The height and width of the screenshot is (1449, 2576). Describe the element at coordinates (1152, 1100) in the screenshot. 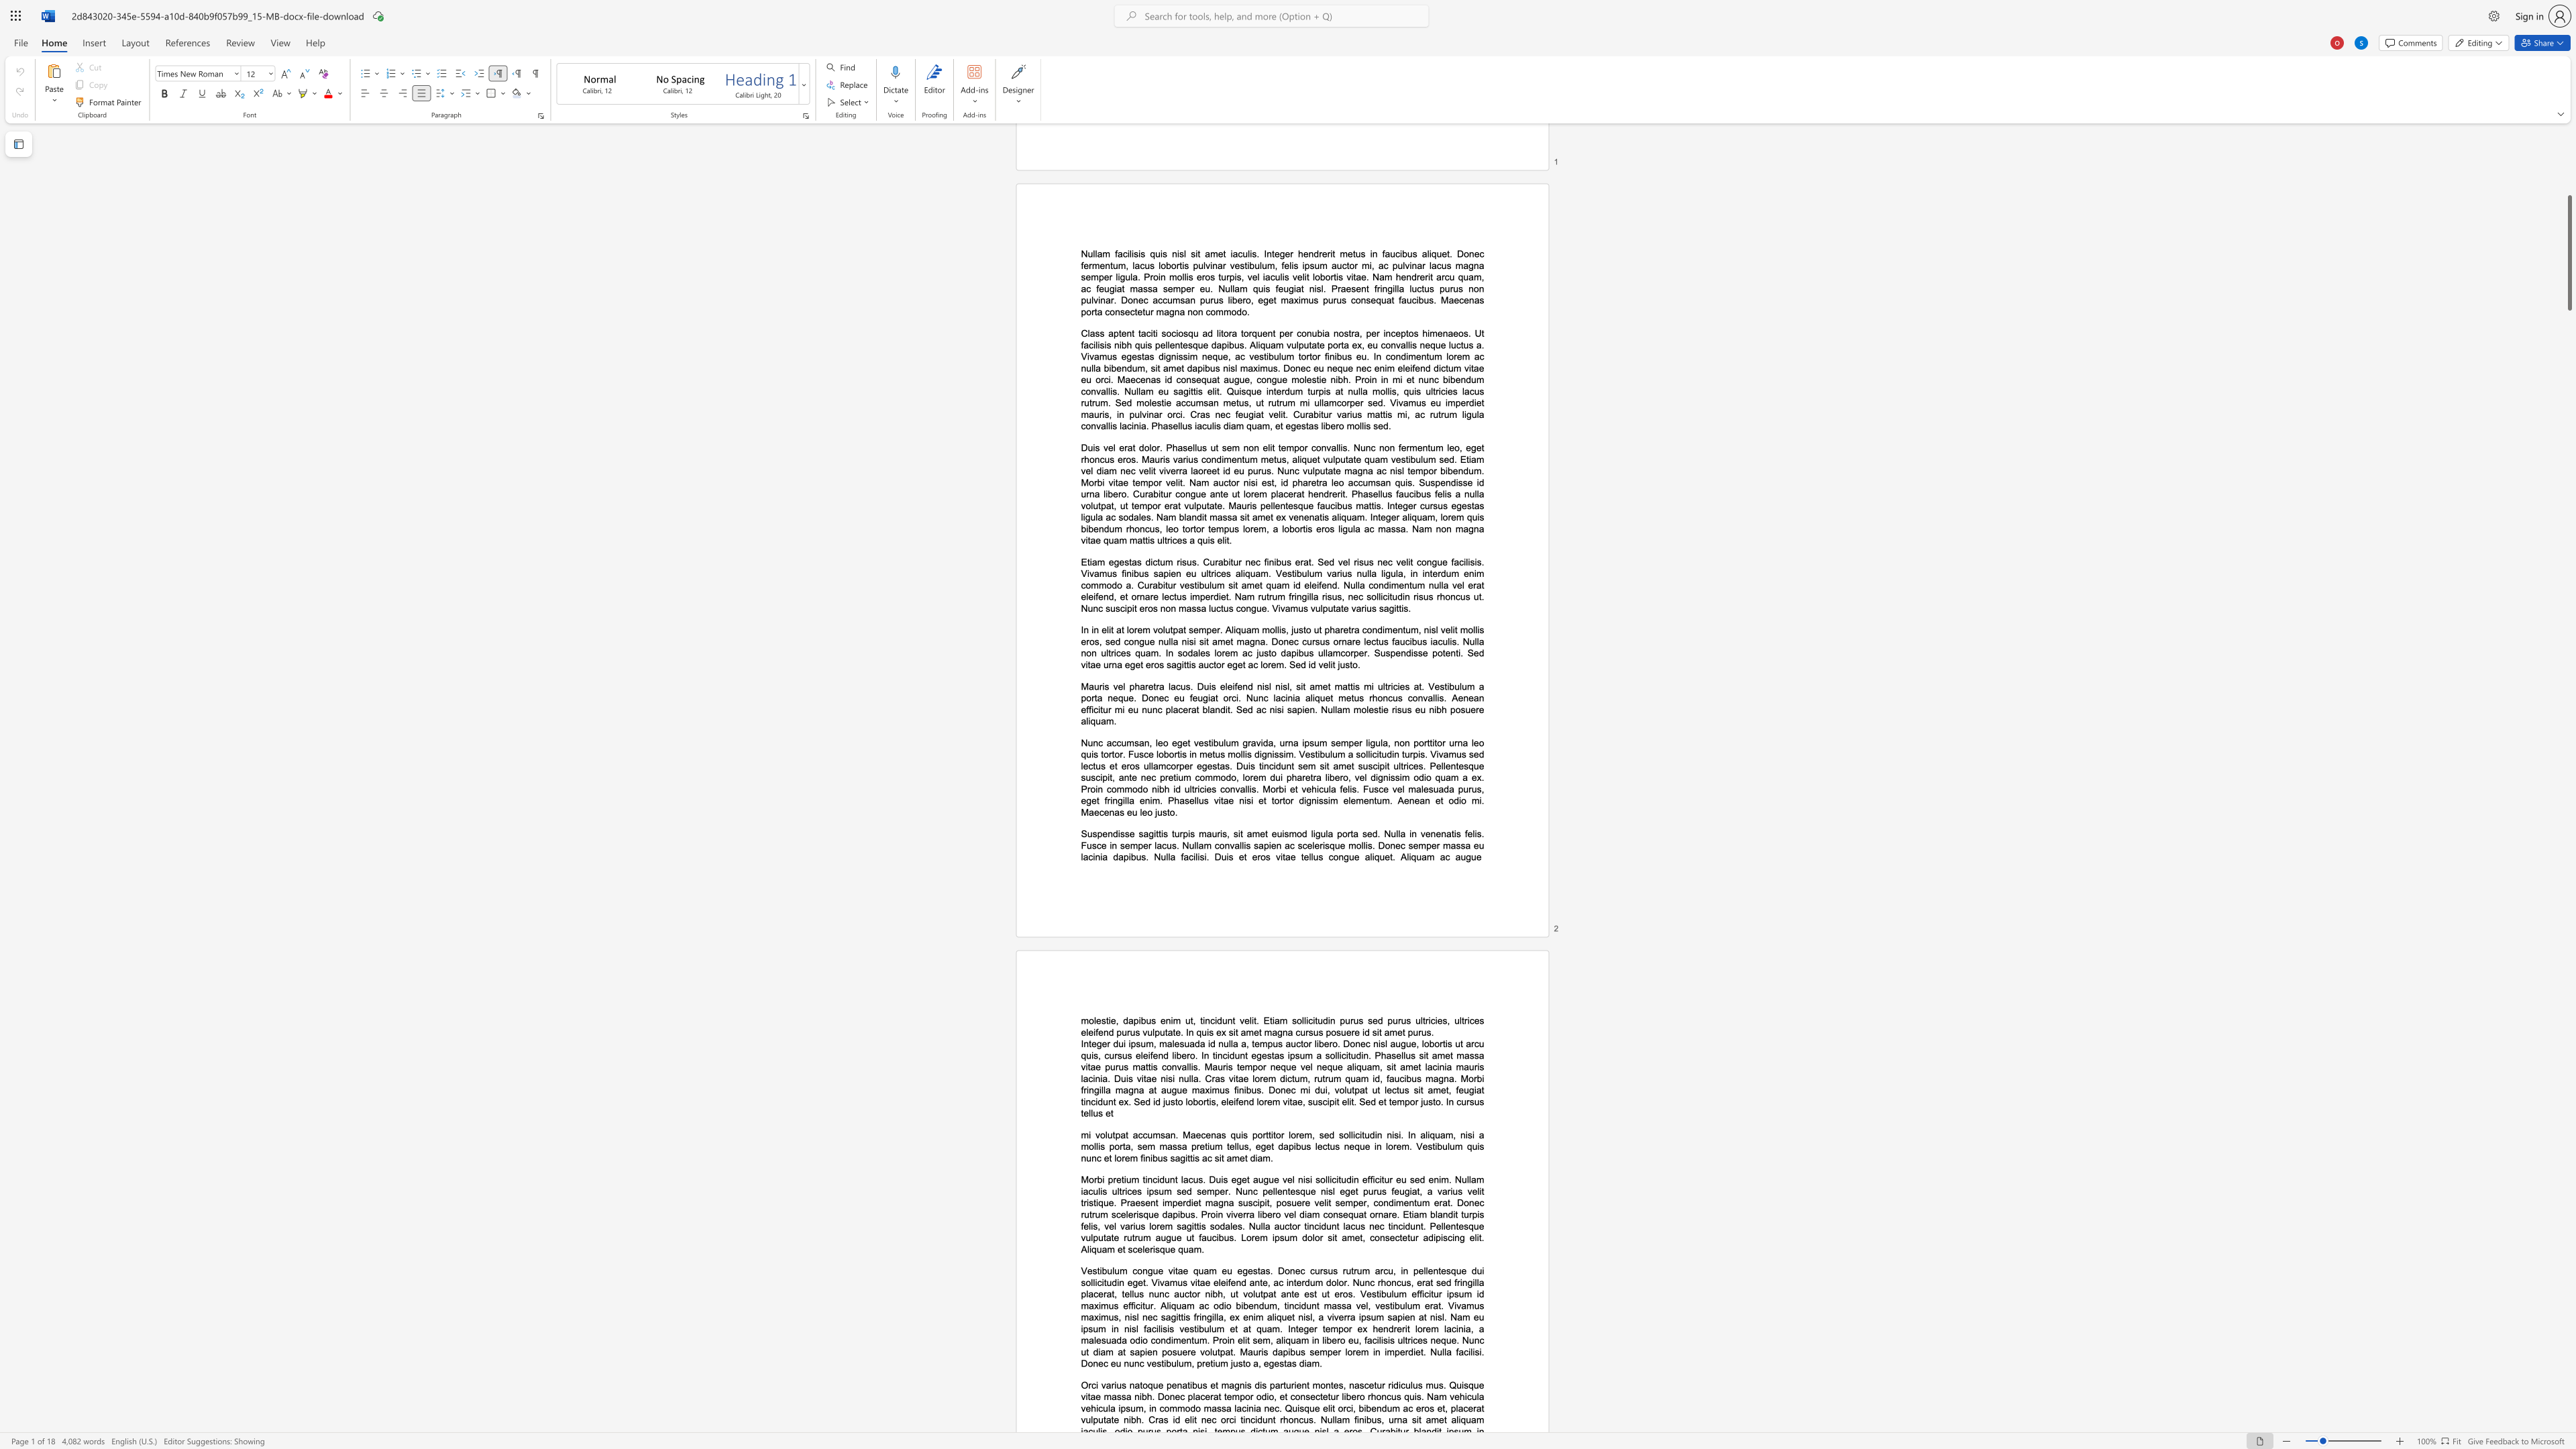

I see `the subset text "id justo lobortis, eleifend lorem vit" within the text "lacinia. Duis vitae nisi nulla. Cras vitae lorem dictum, rutrum quam id, faucibus magna. Morbi fringilla magna at augue maximus finibus. Donec mi dui, volutpat ut lectus sit amet, feugiat tincidunt ex. Sed id justo lobortis, eleifend lorem vitae, suscipit elit. Sed et tempor justo. In cursus tellus et"` at that location.